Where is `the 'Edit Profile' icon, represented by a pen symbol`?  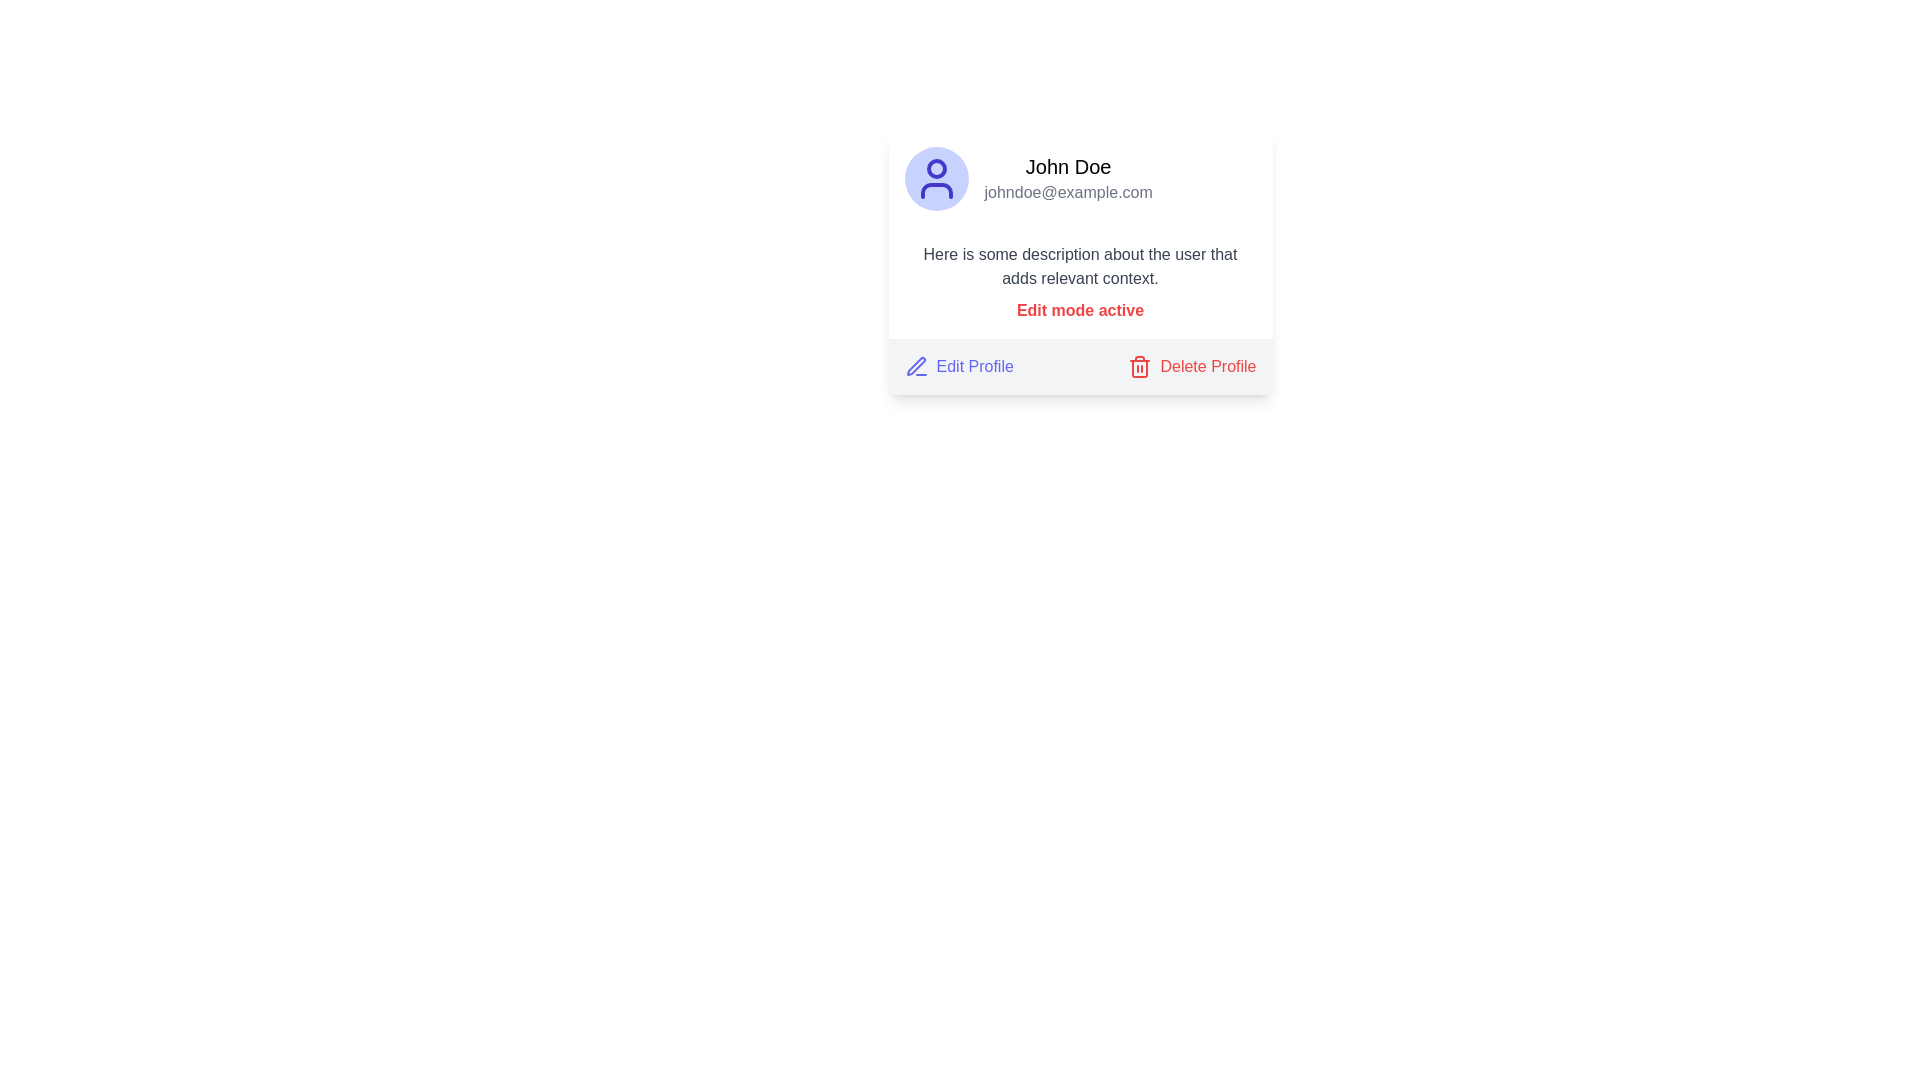 the 'Edit Profile' icon, represented by a pen symbol is located at coordinates (915, 366).